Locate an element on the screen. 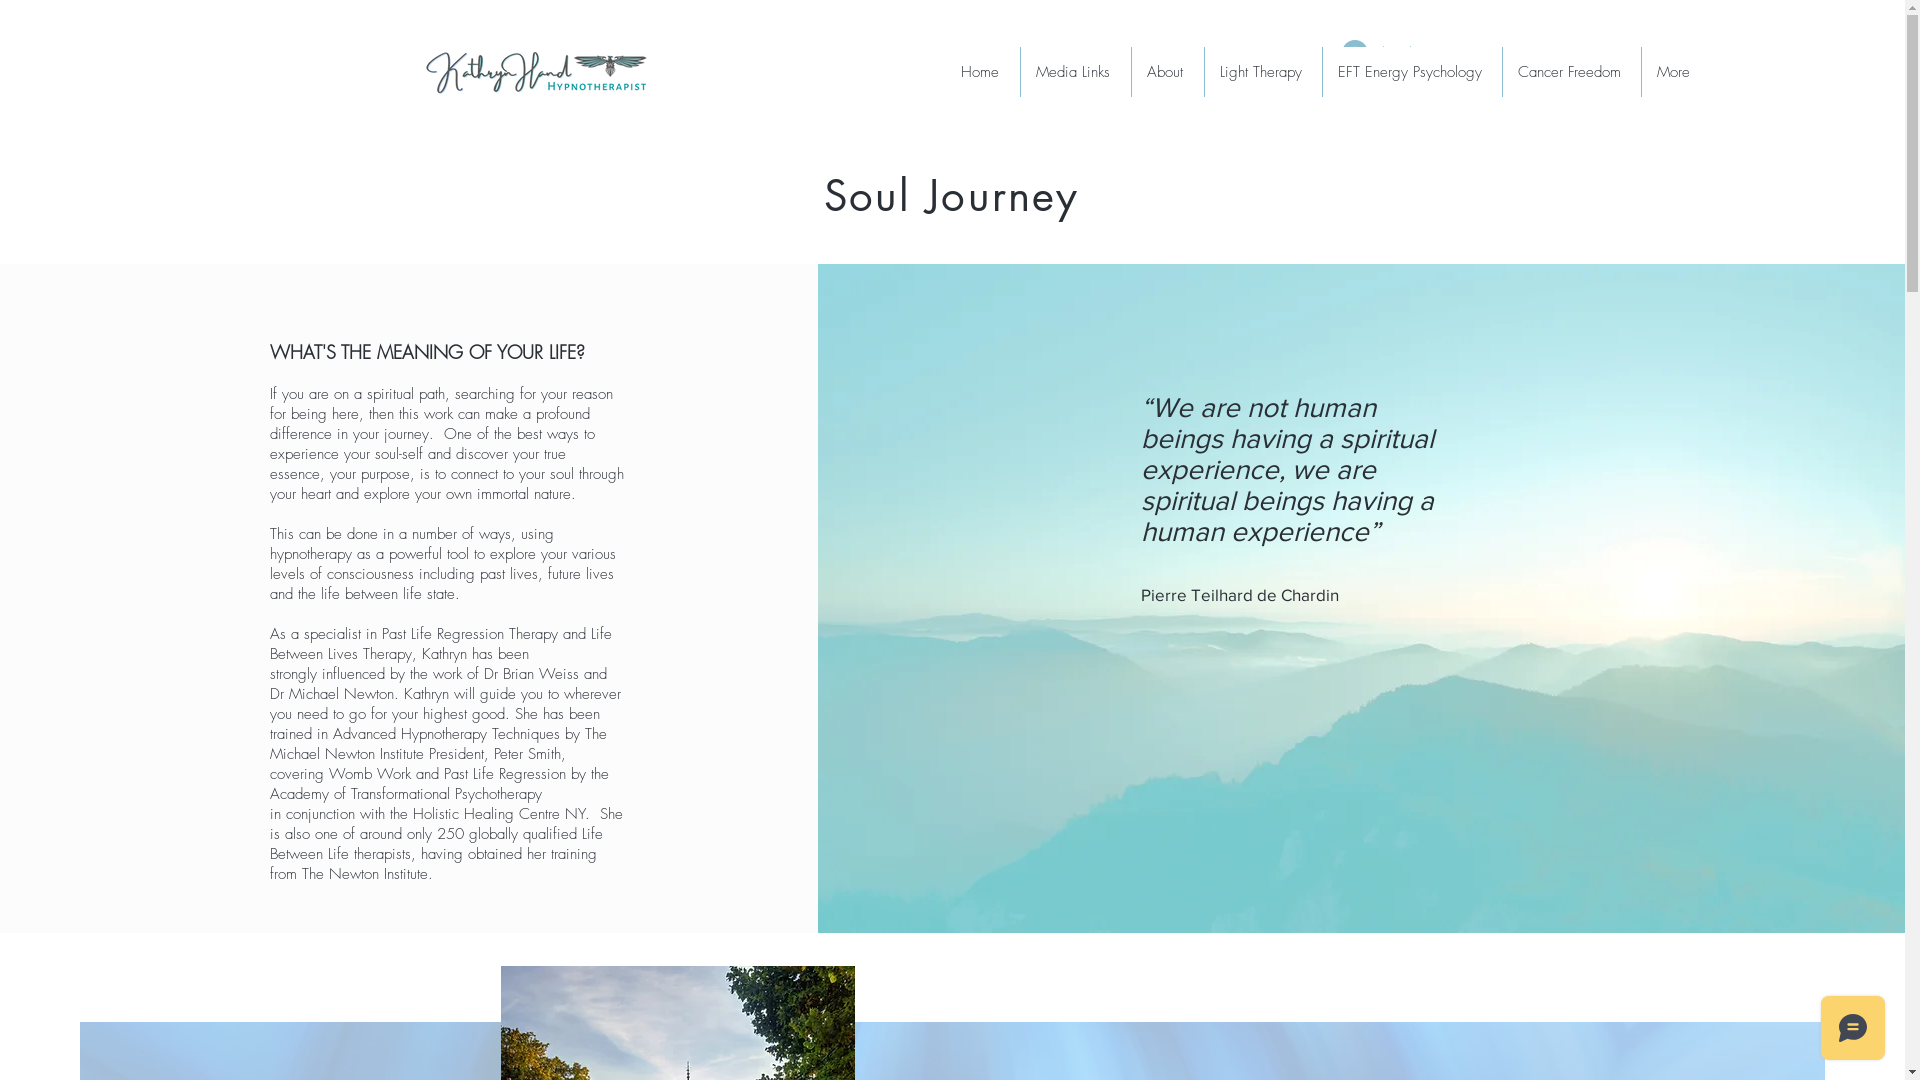  'EFT Energy Psychology' is located at coordinates (1410, 71).